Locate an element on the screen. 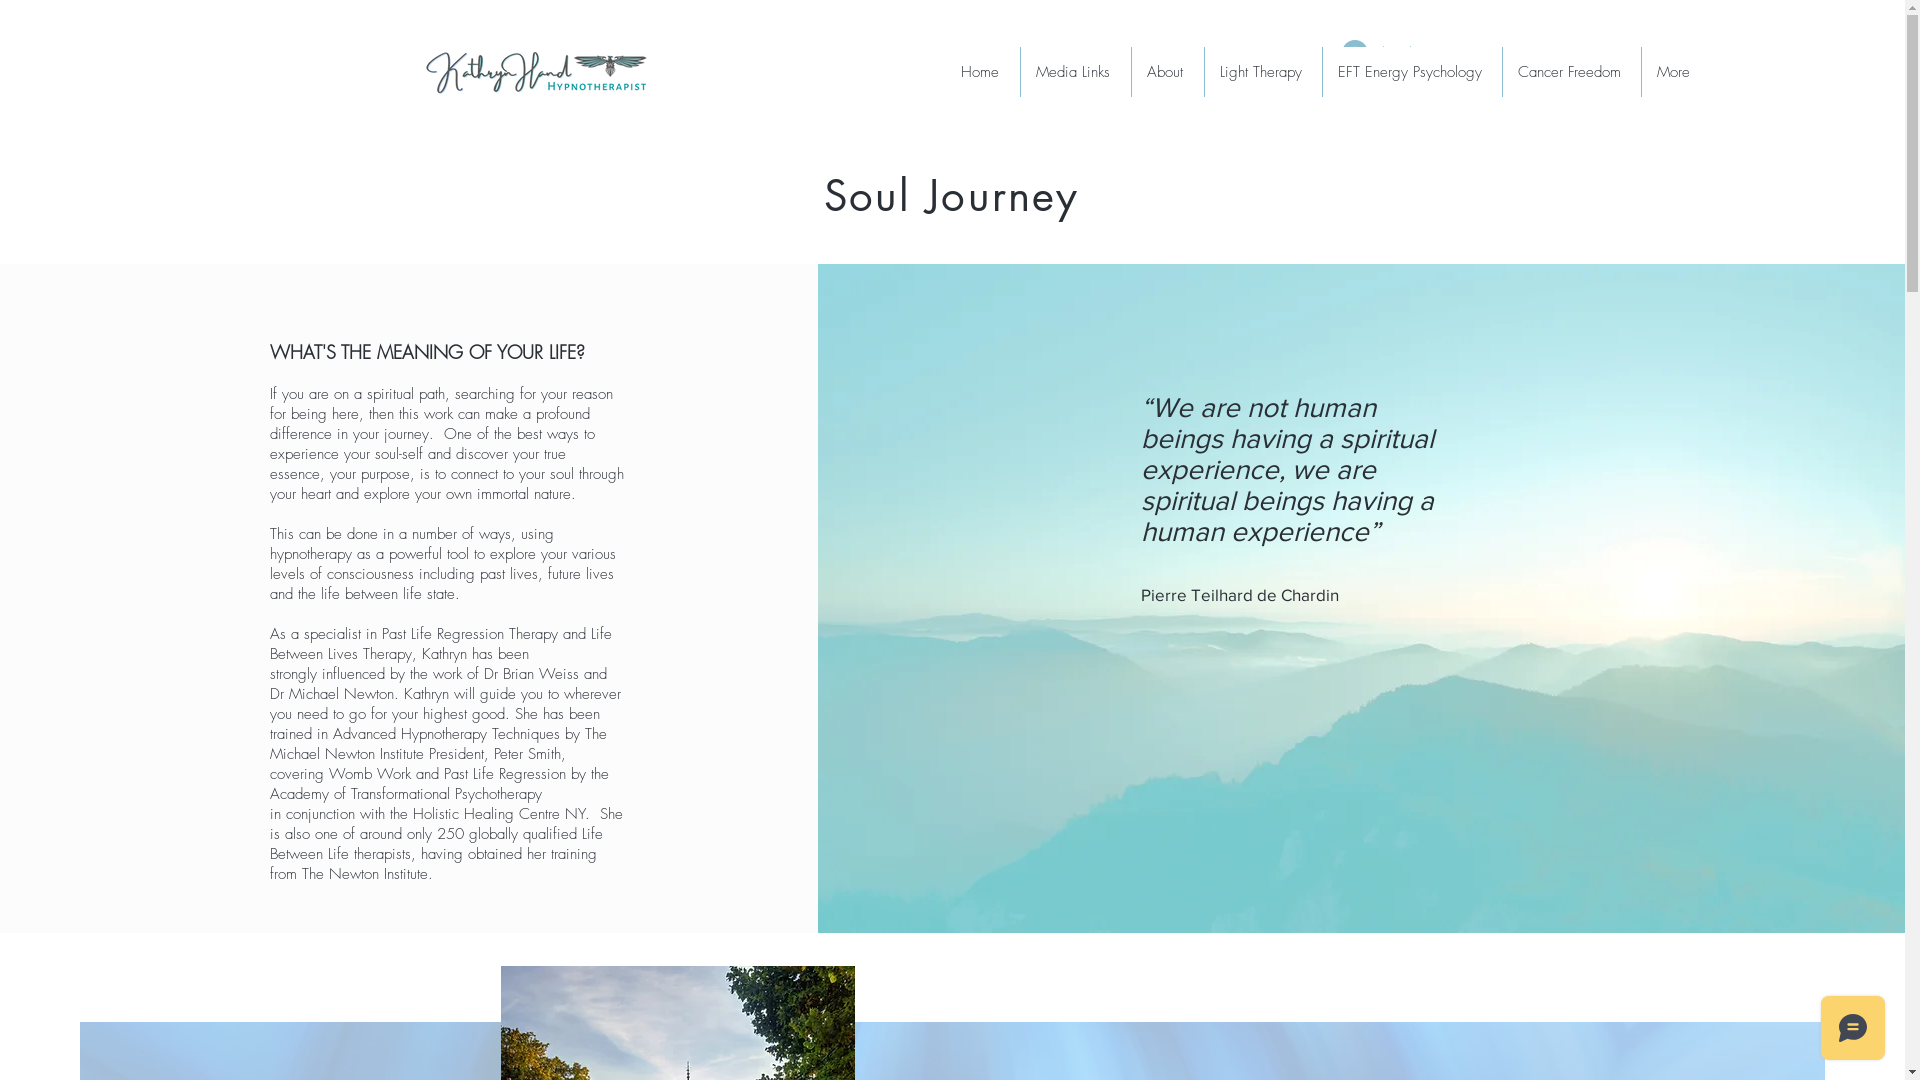  'EFT Energy Psychology' is located at coordinates (1410, 71).